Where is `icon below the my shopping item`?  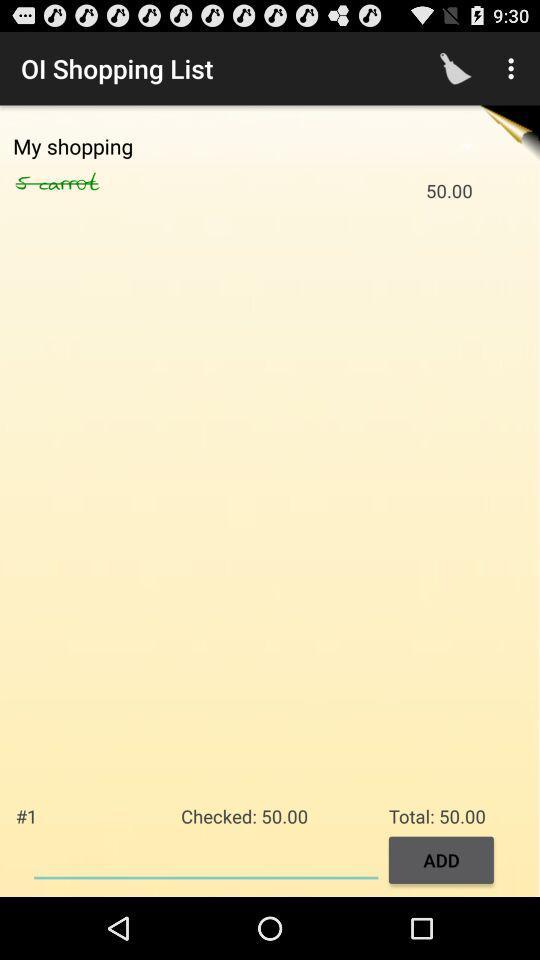
icon below the my shopping item is located at coordinates (26, 183).